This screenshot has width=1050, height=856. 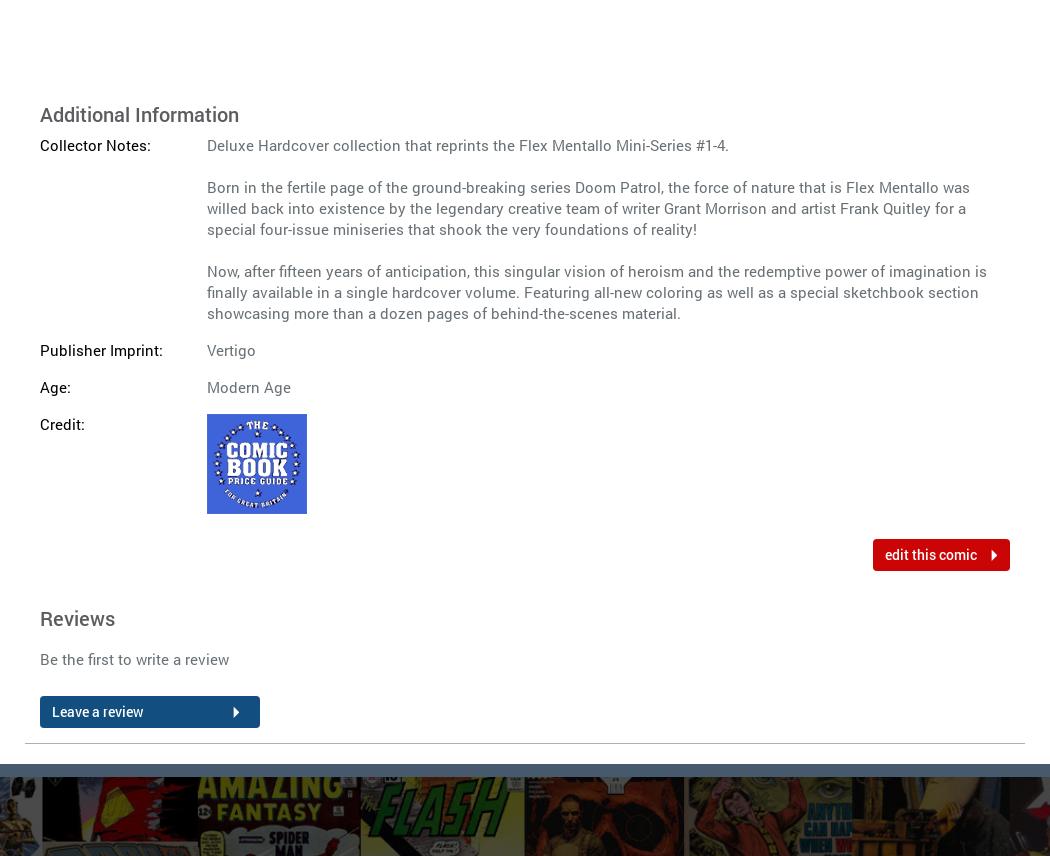 I want to click on 'Credit:', so click(x=61, y=422).